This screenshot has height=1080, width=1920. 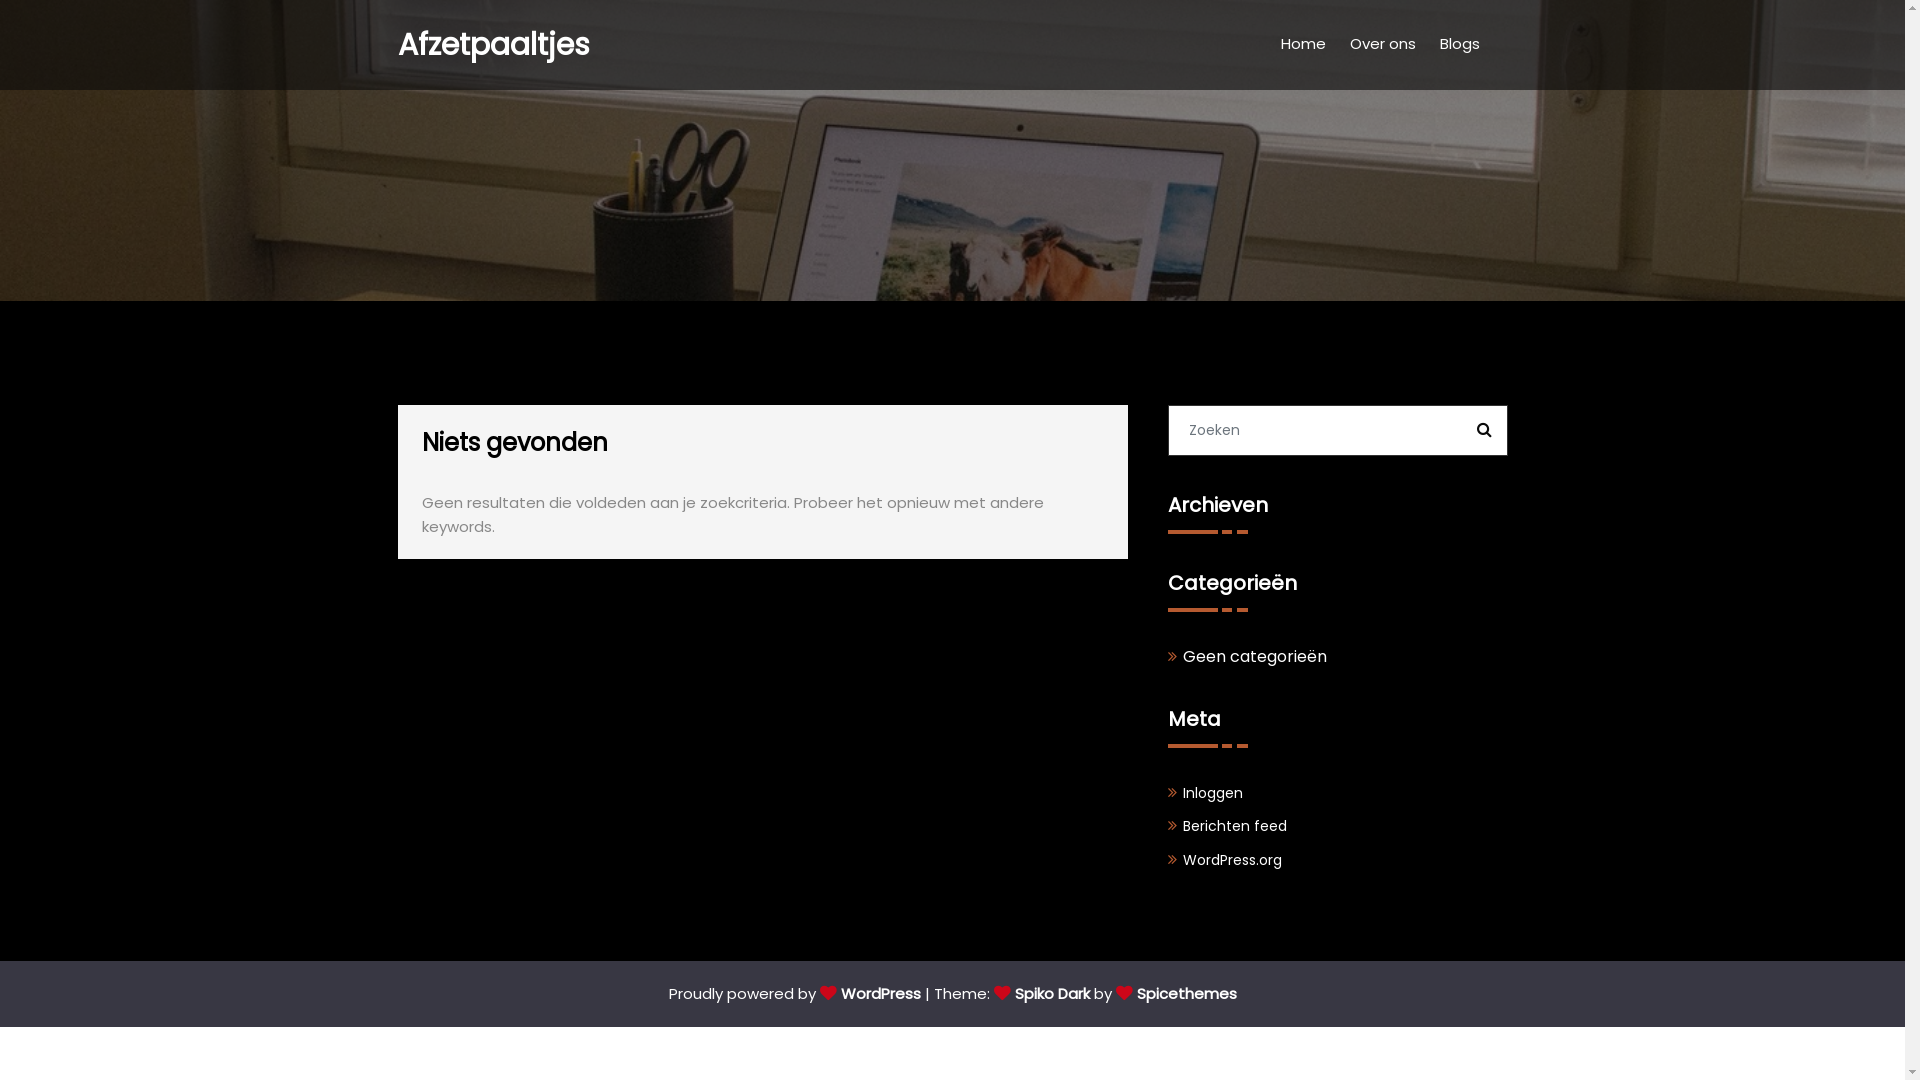 I want to click on 'Afzetpaaltjes', so click(x=494, y=45).